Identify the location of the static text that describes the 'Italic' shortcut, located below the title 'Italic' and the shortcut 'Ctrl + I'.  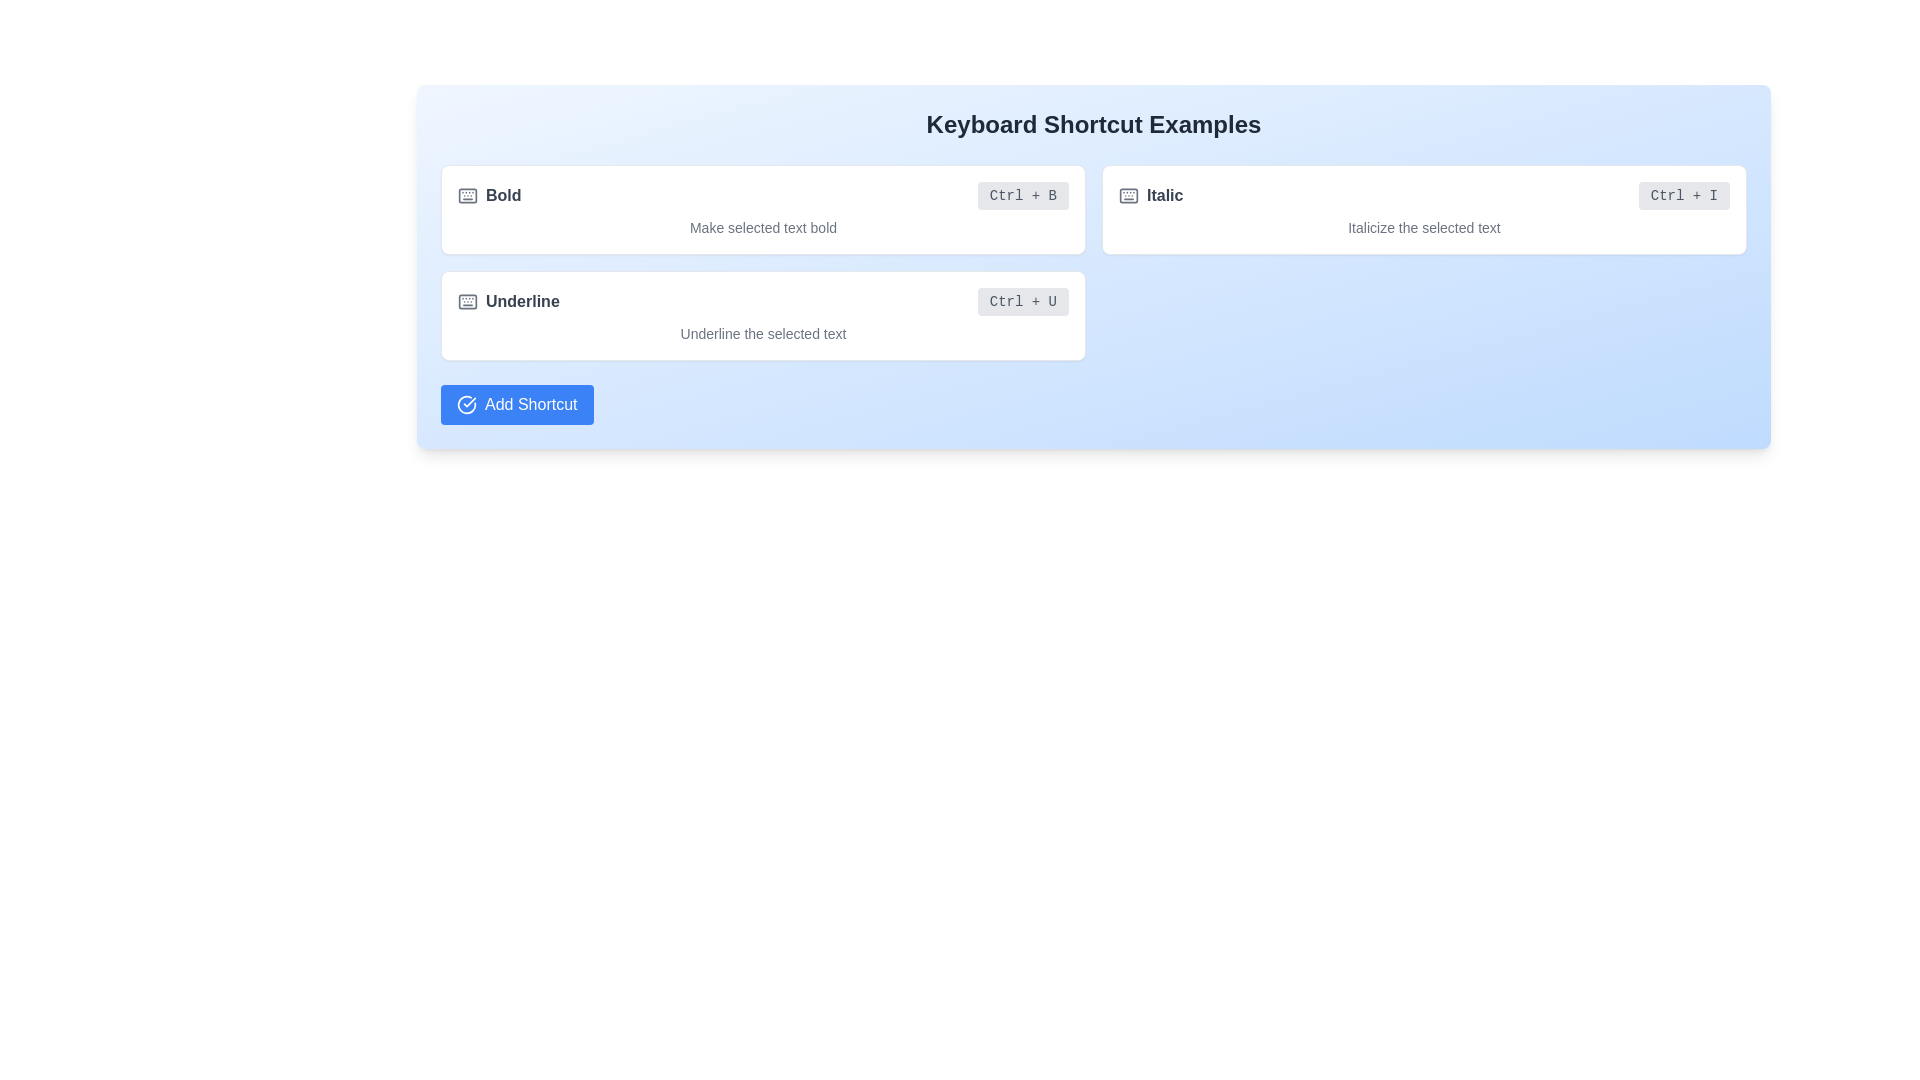
(1423, 226).